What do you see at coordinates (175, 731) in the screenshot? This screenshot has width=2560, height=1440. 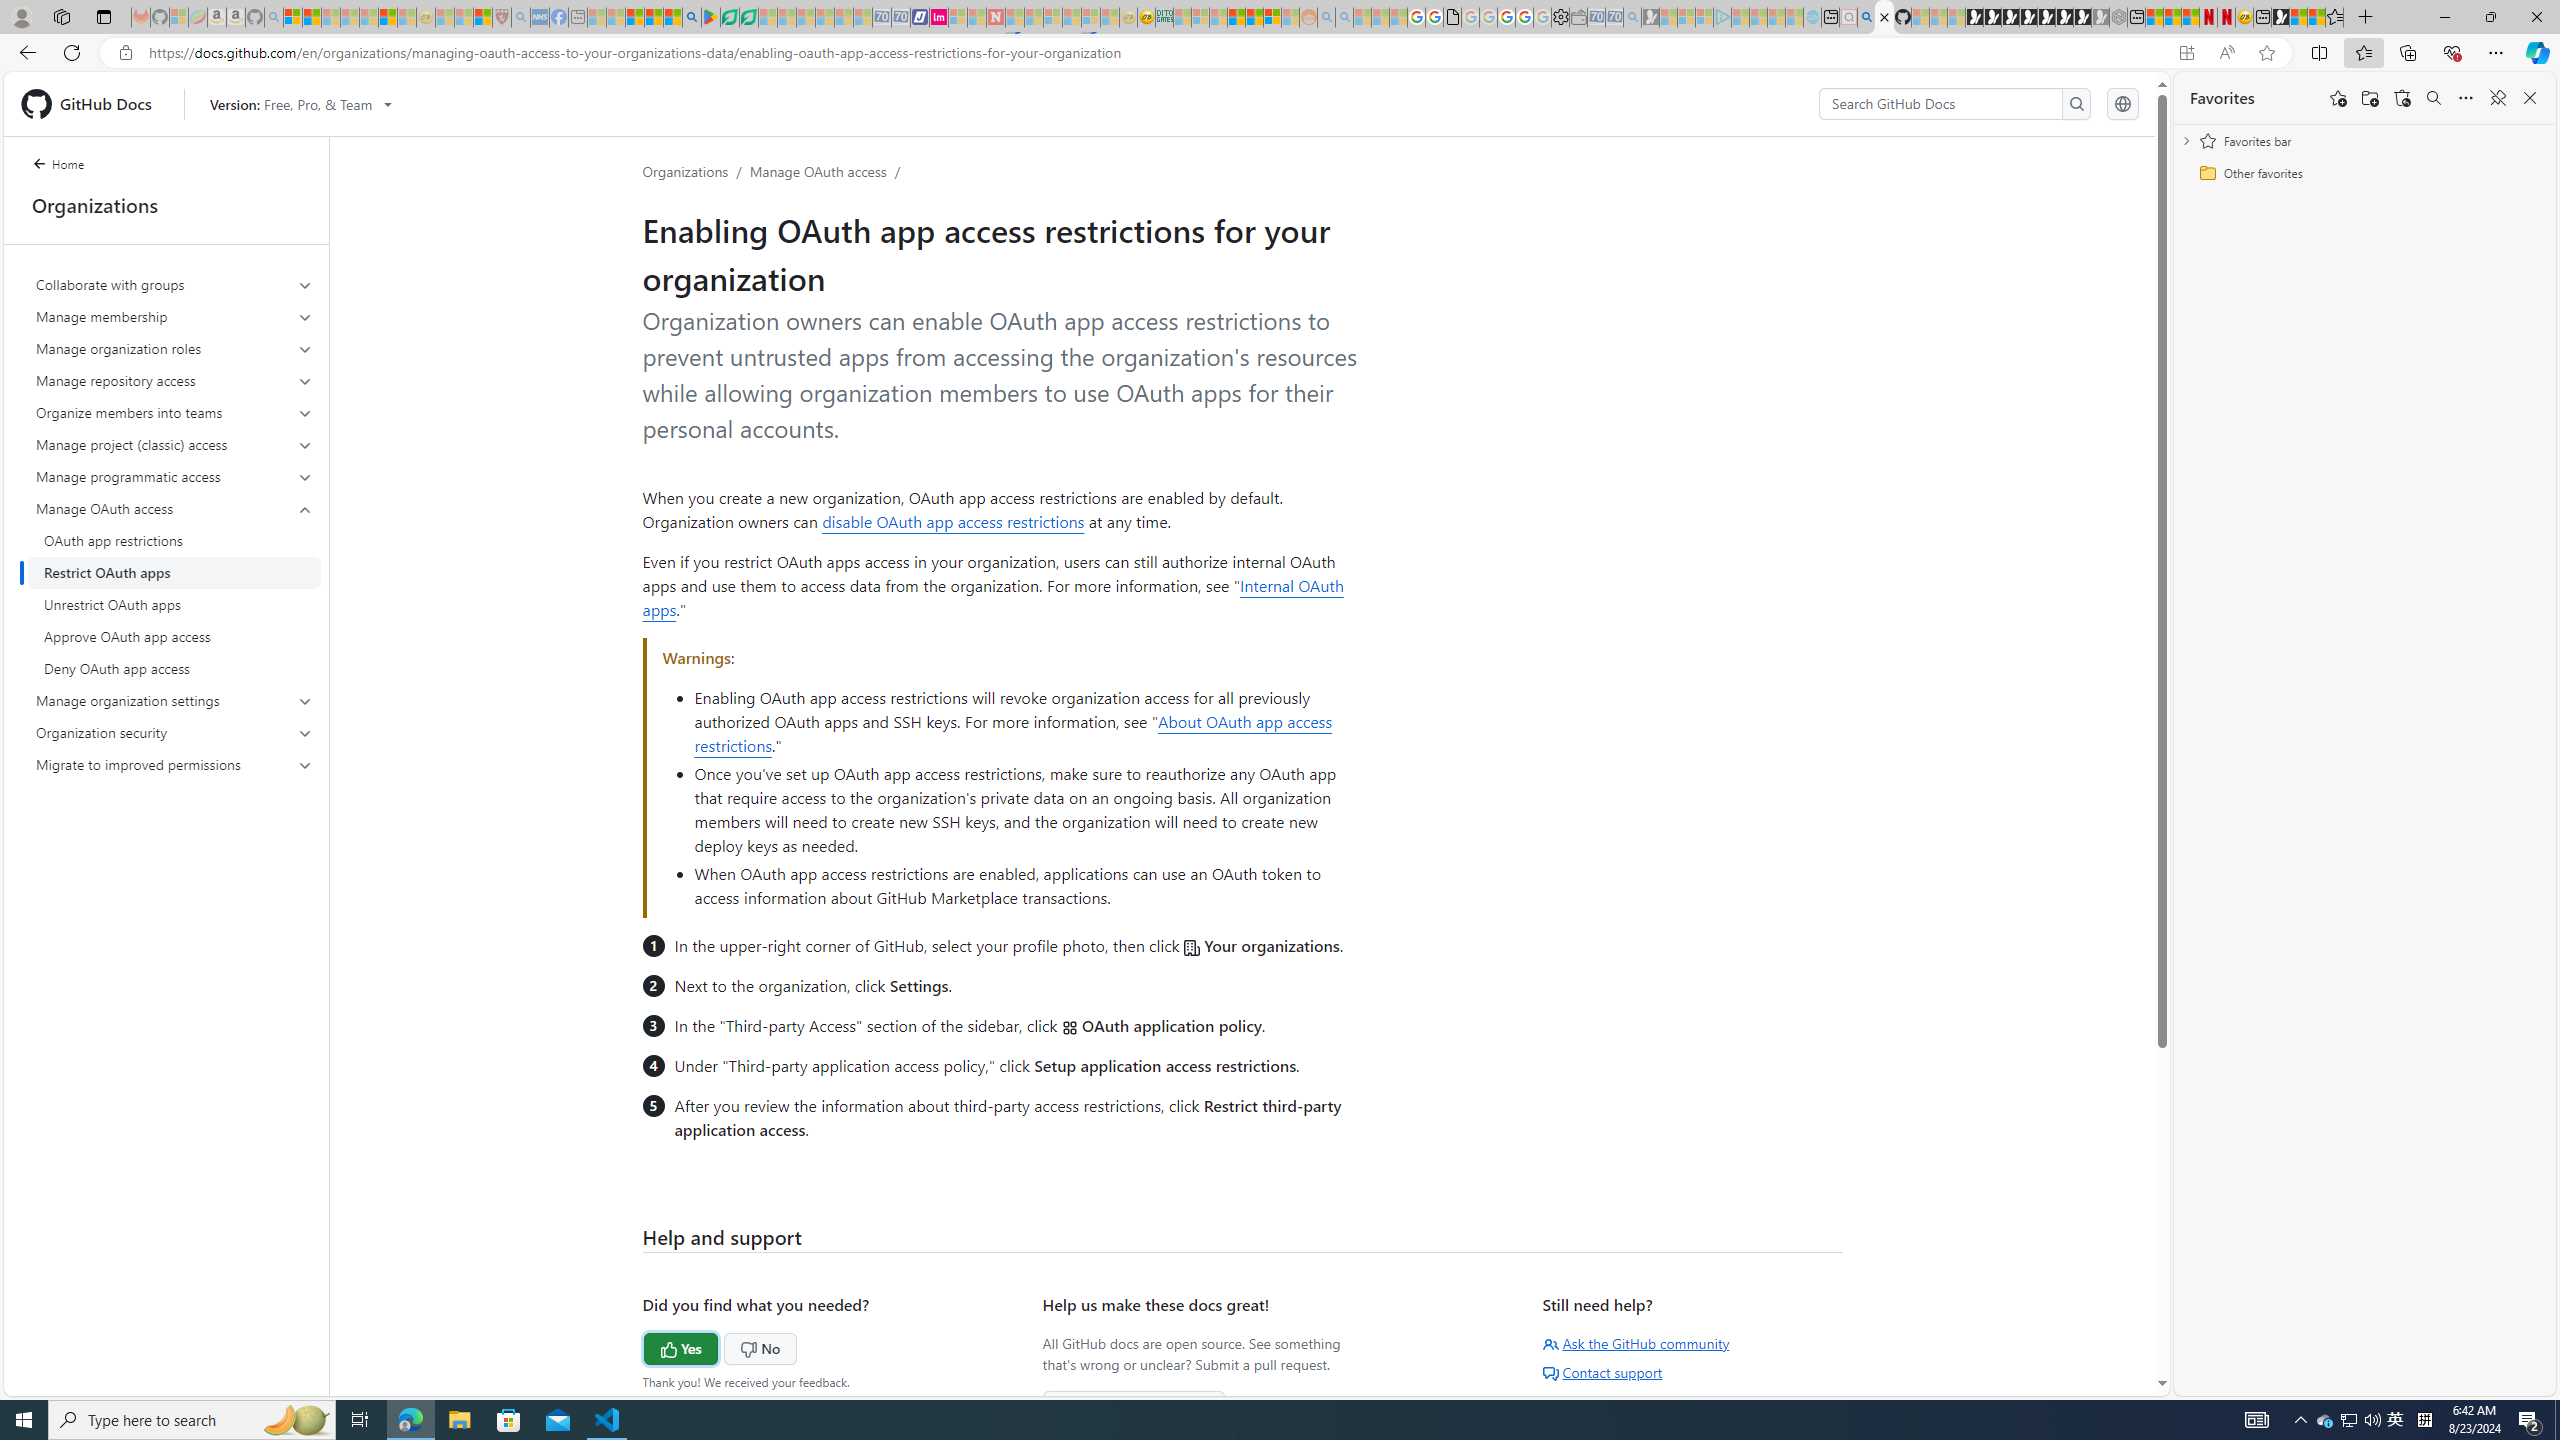 I see `'Organization security'` at bounding box center [175, 731].